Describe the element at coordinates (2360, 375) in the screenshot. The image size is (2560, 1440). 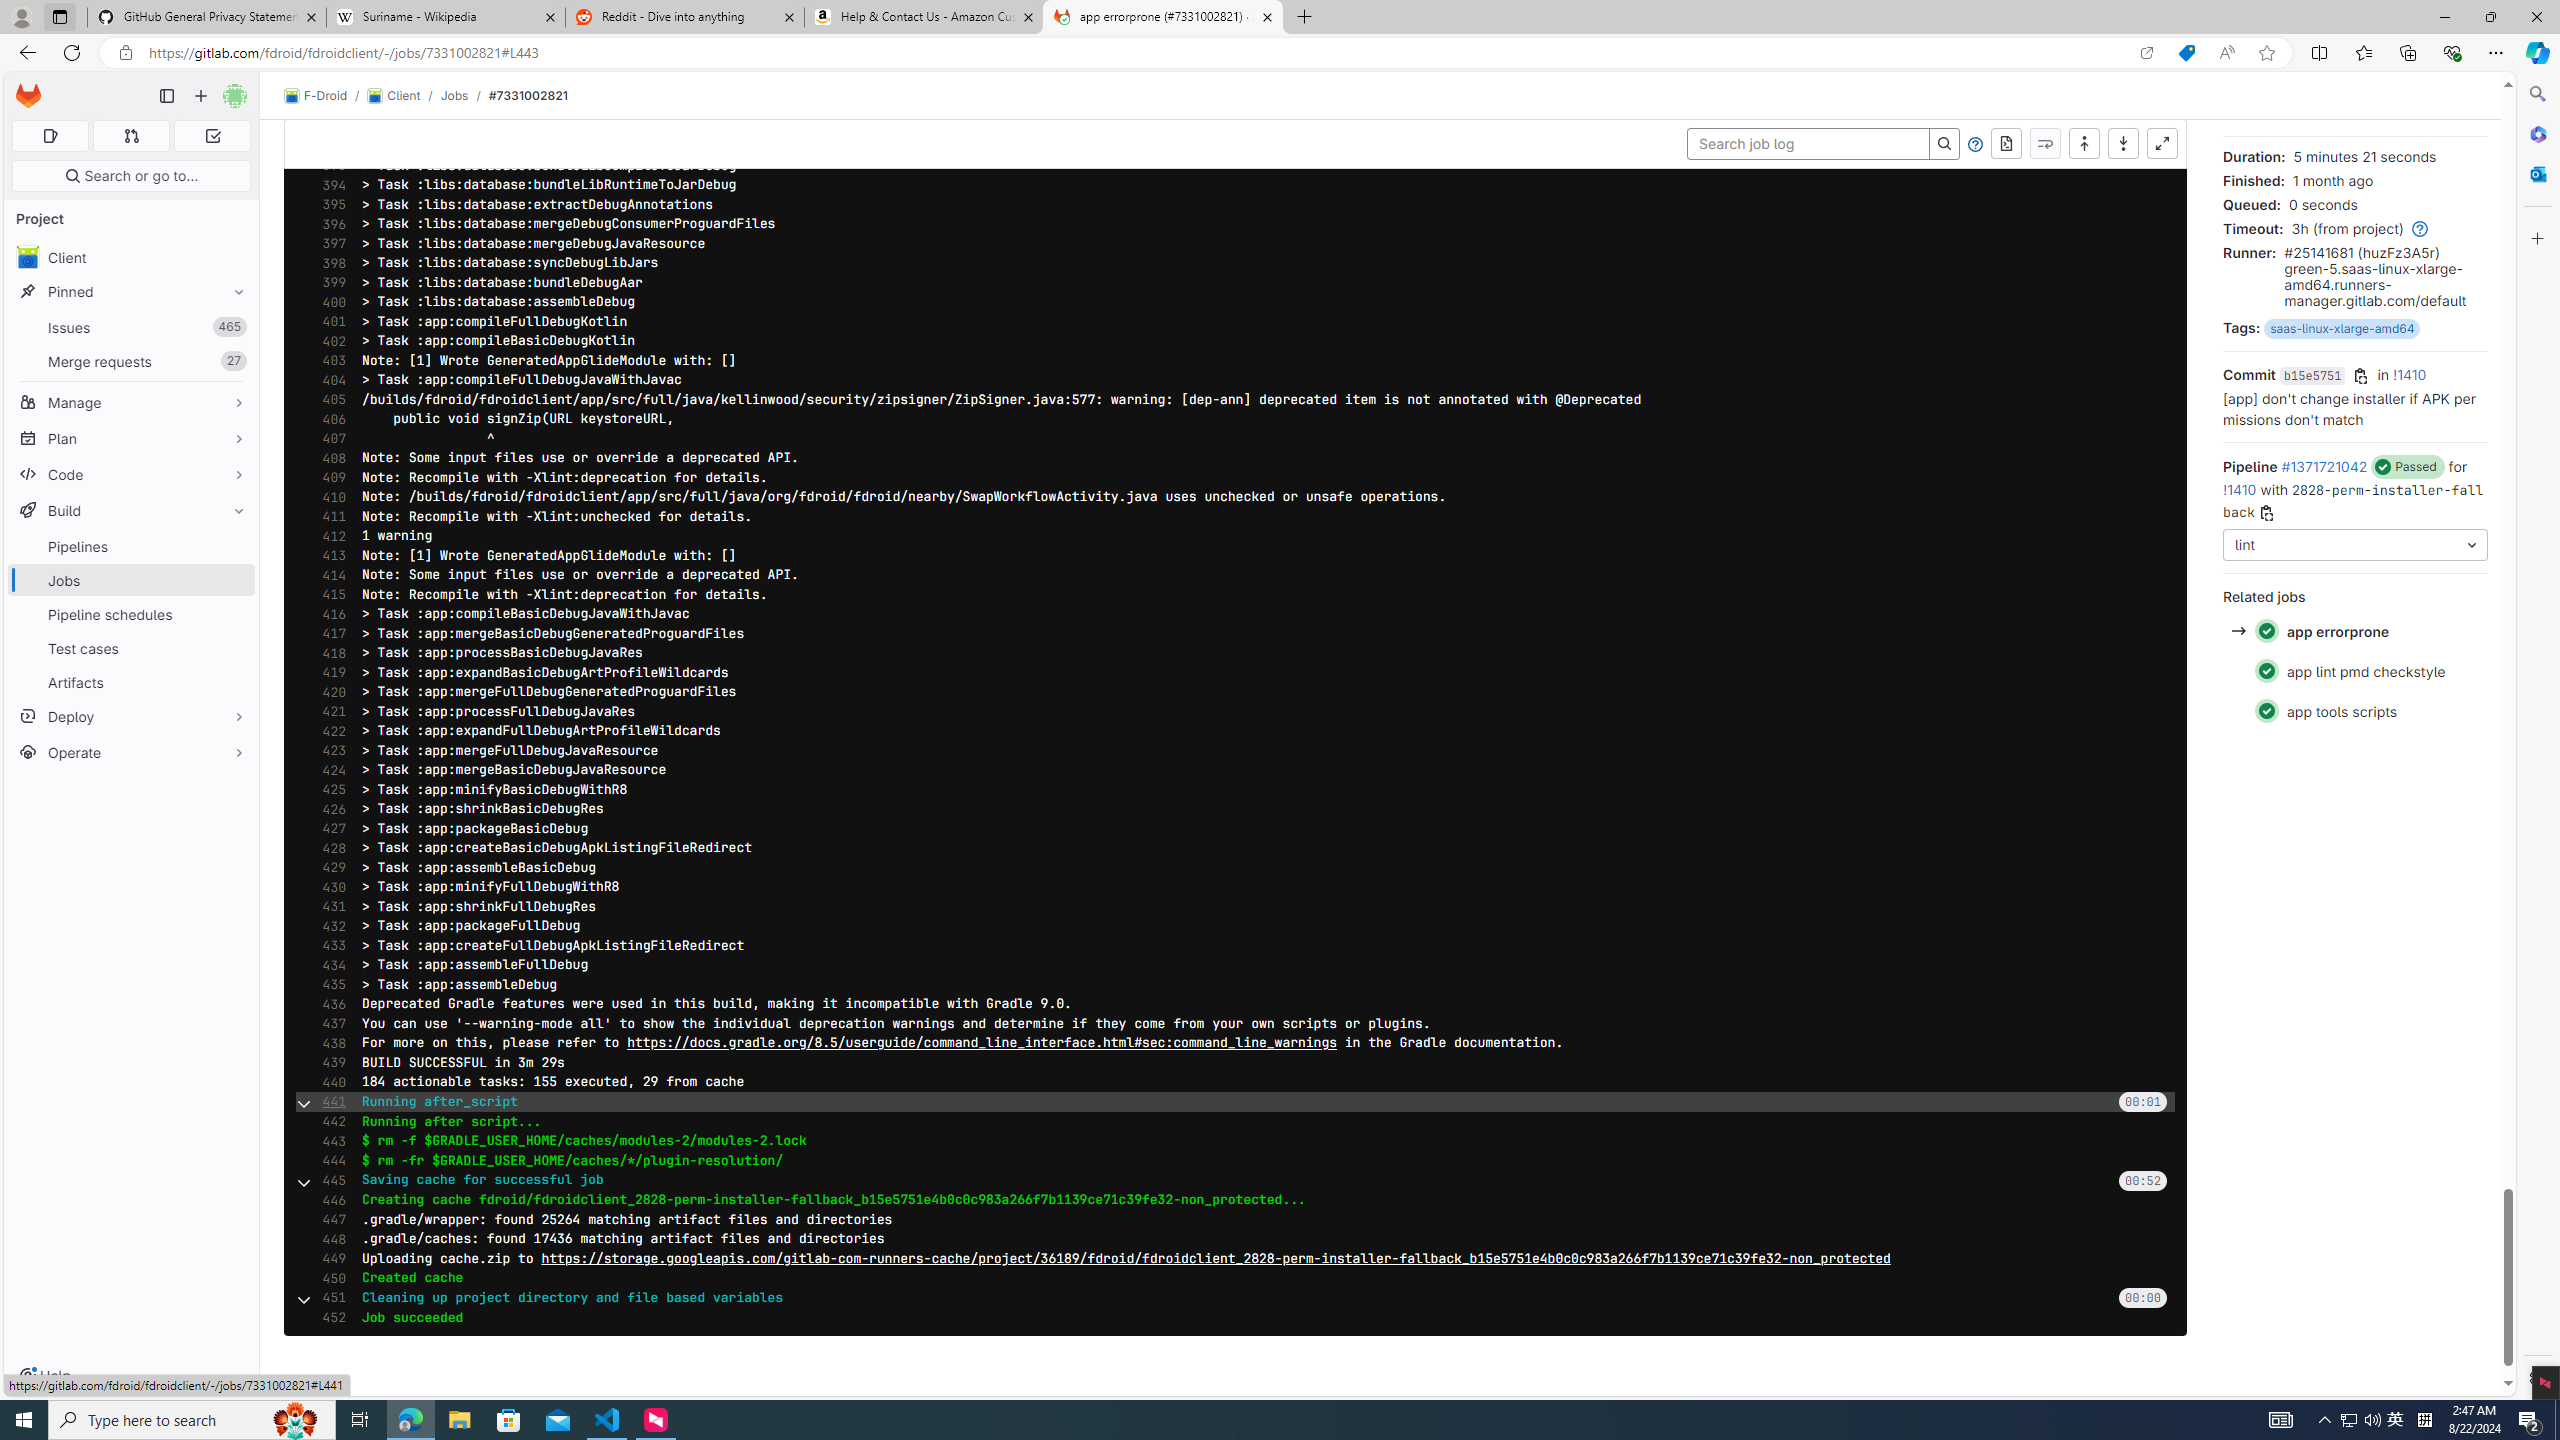
I see `'Copy commit SHA'` at that location.